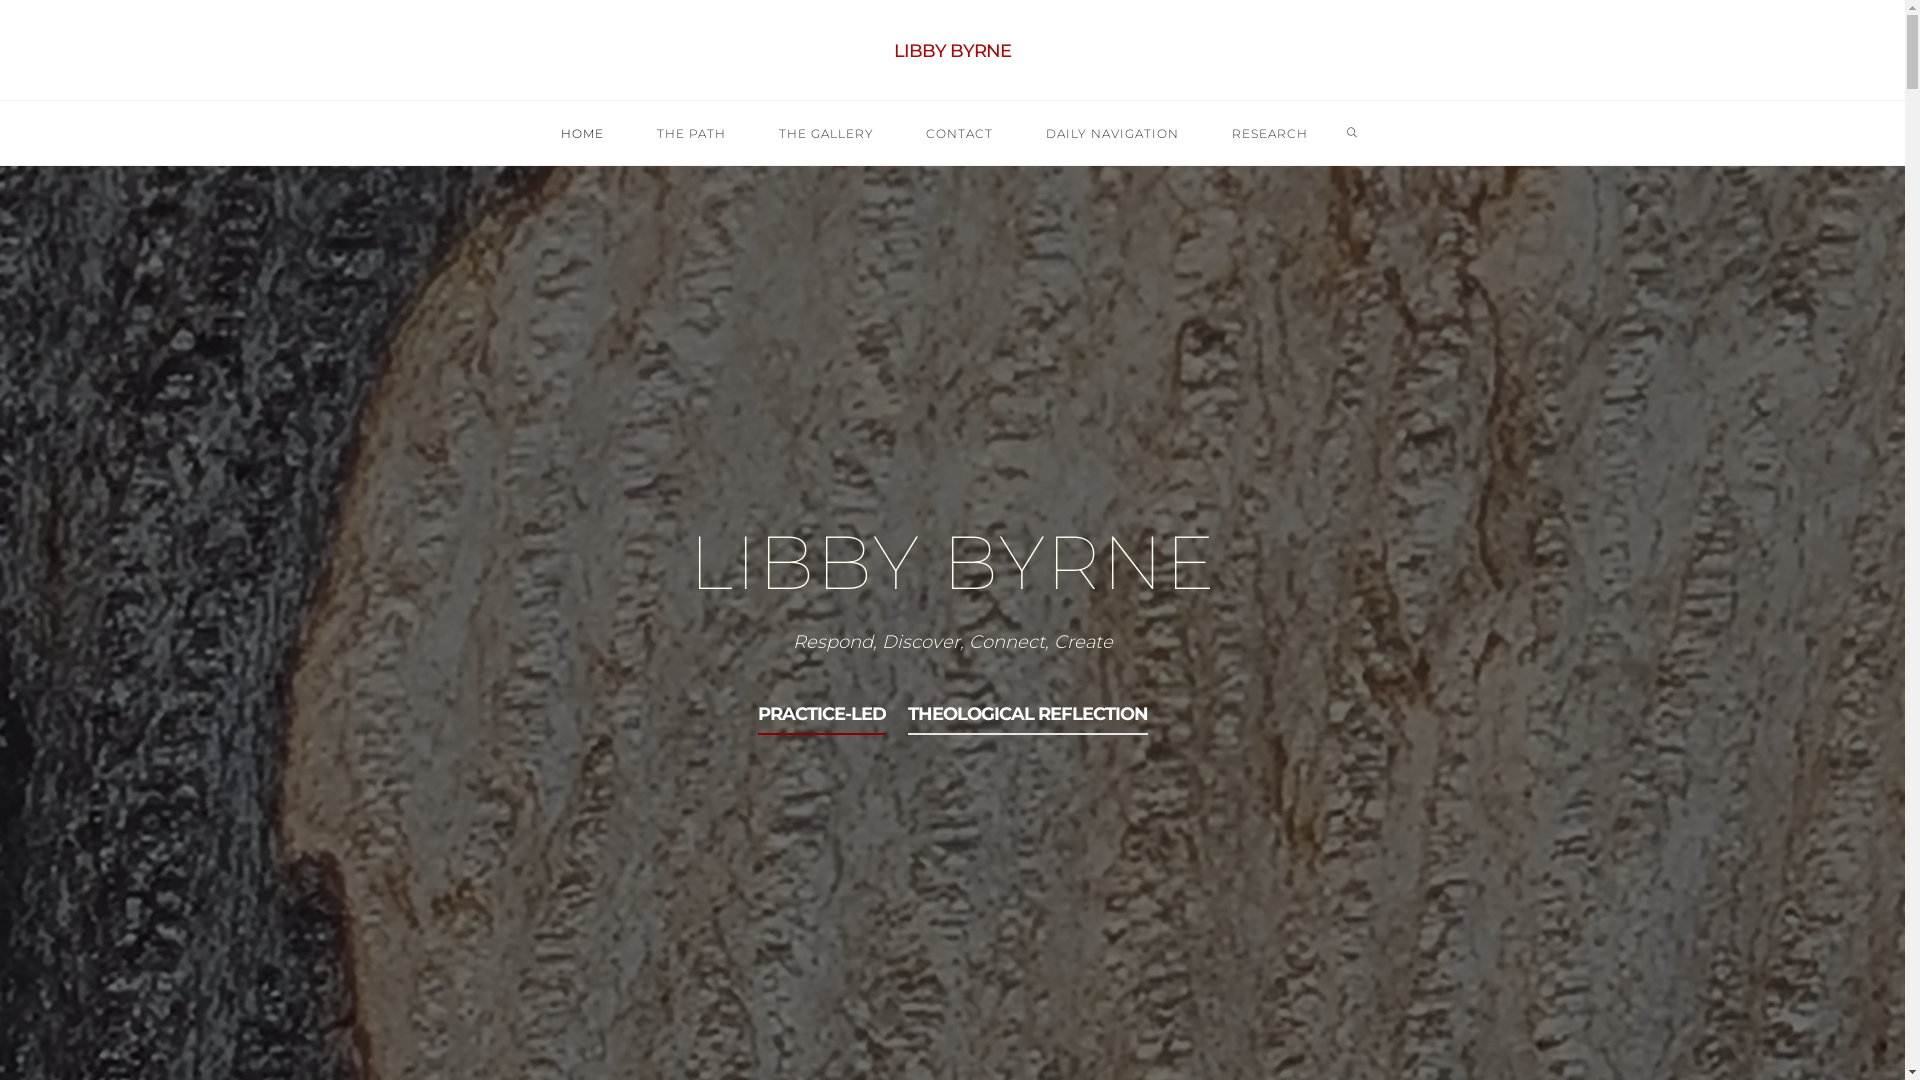 The width and height of the screenshot is (1920, 1080). Describe the element at coordinates (825, 133) in the screenshot. I see `'THE GALLERY'` at that location.